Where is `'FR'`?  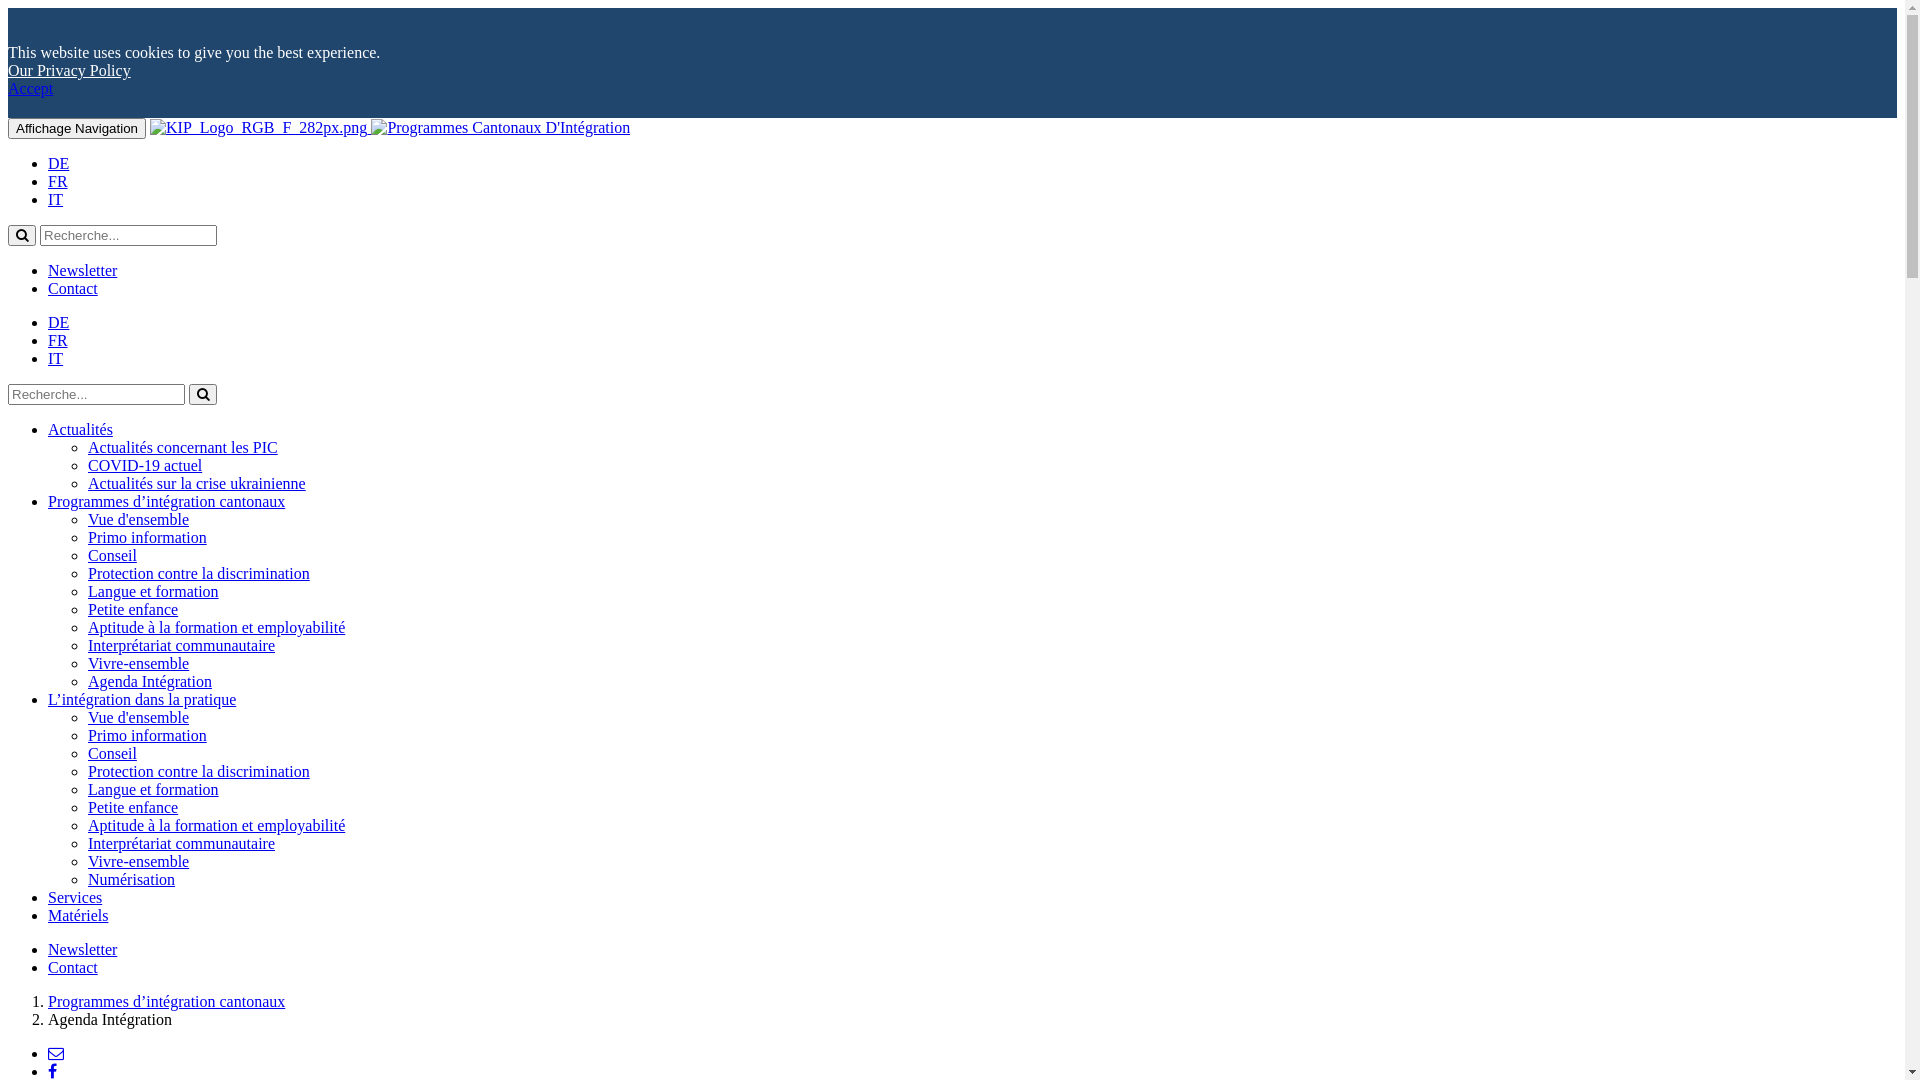
'FR' is located at coordinates (57, 339).